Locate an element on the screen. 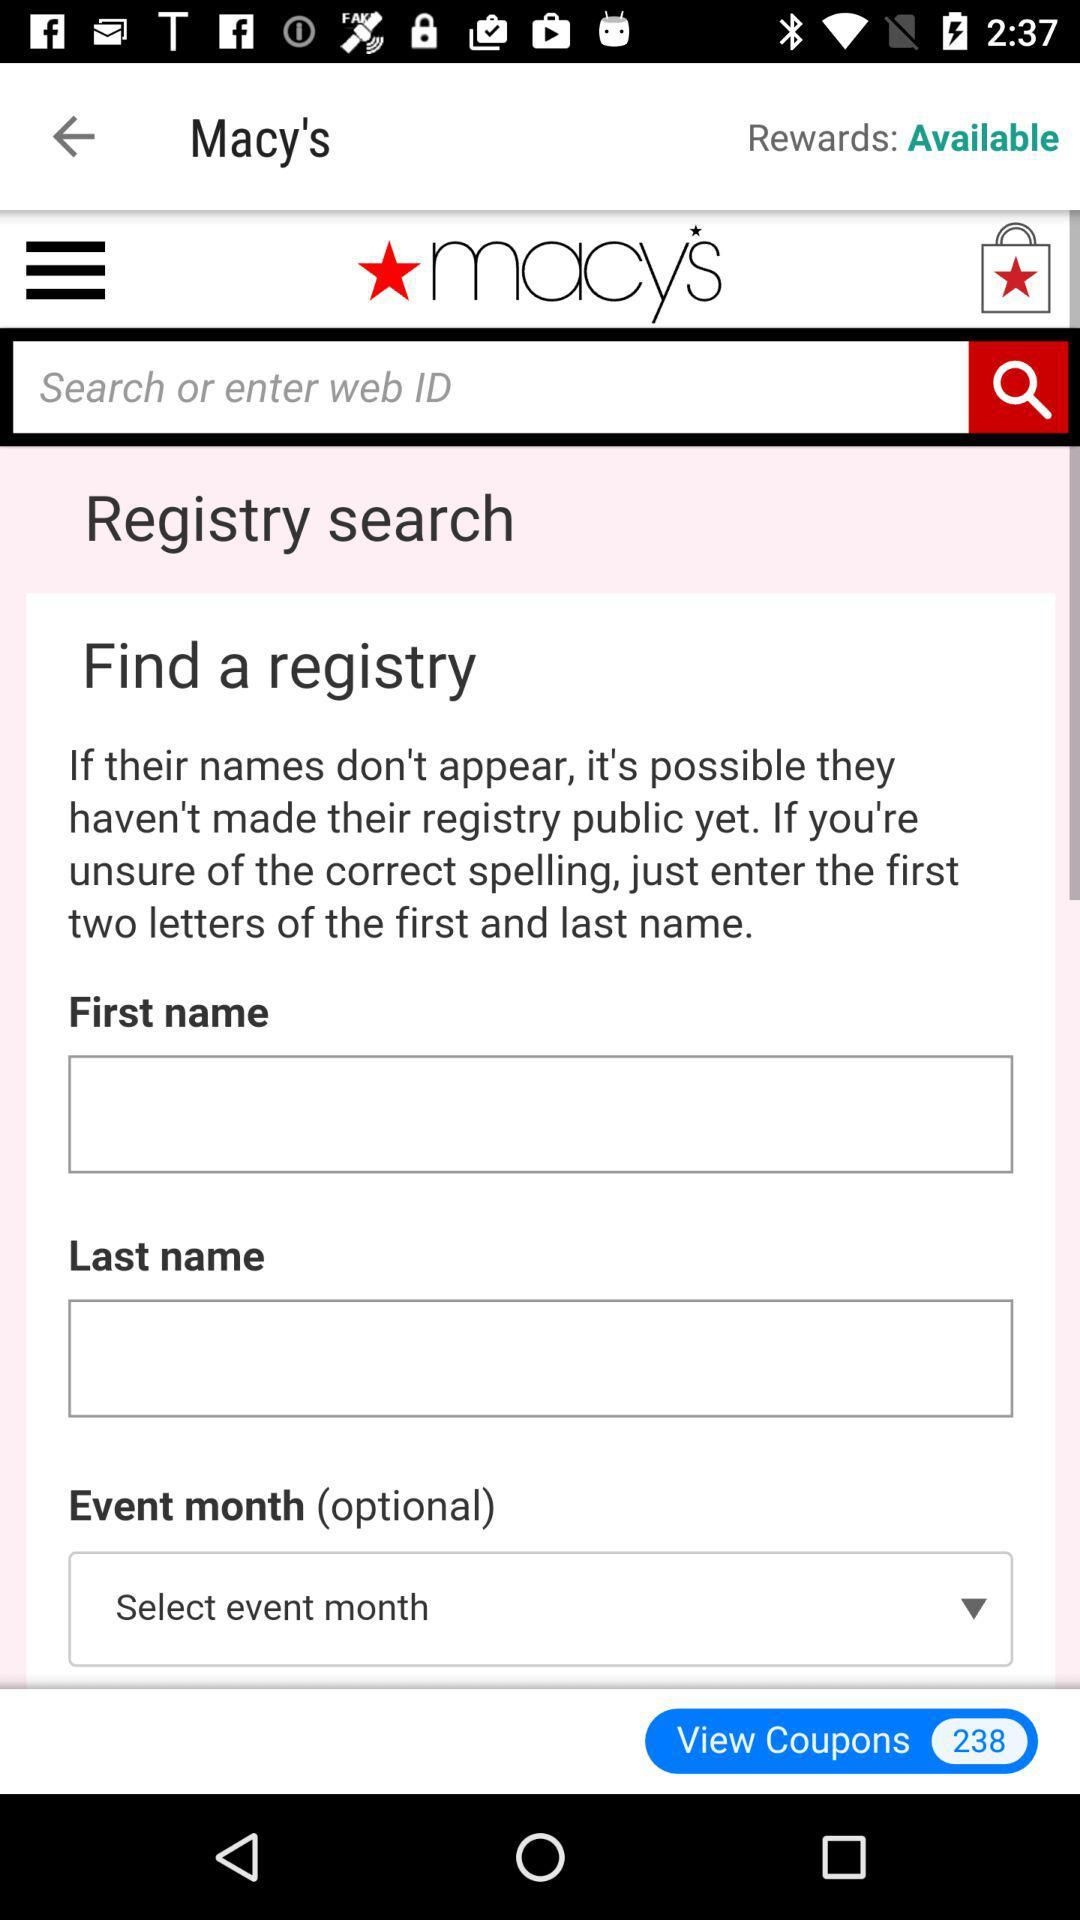  text the box is located at coordinates (540, 948).